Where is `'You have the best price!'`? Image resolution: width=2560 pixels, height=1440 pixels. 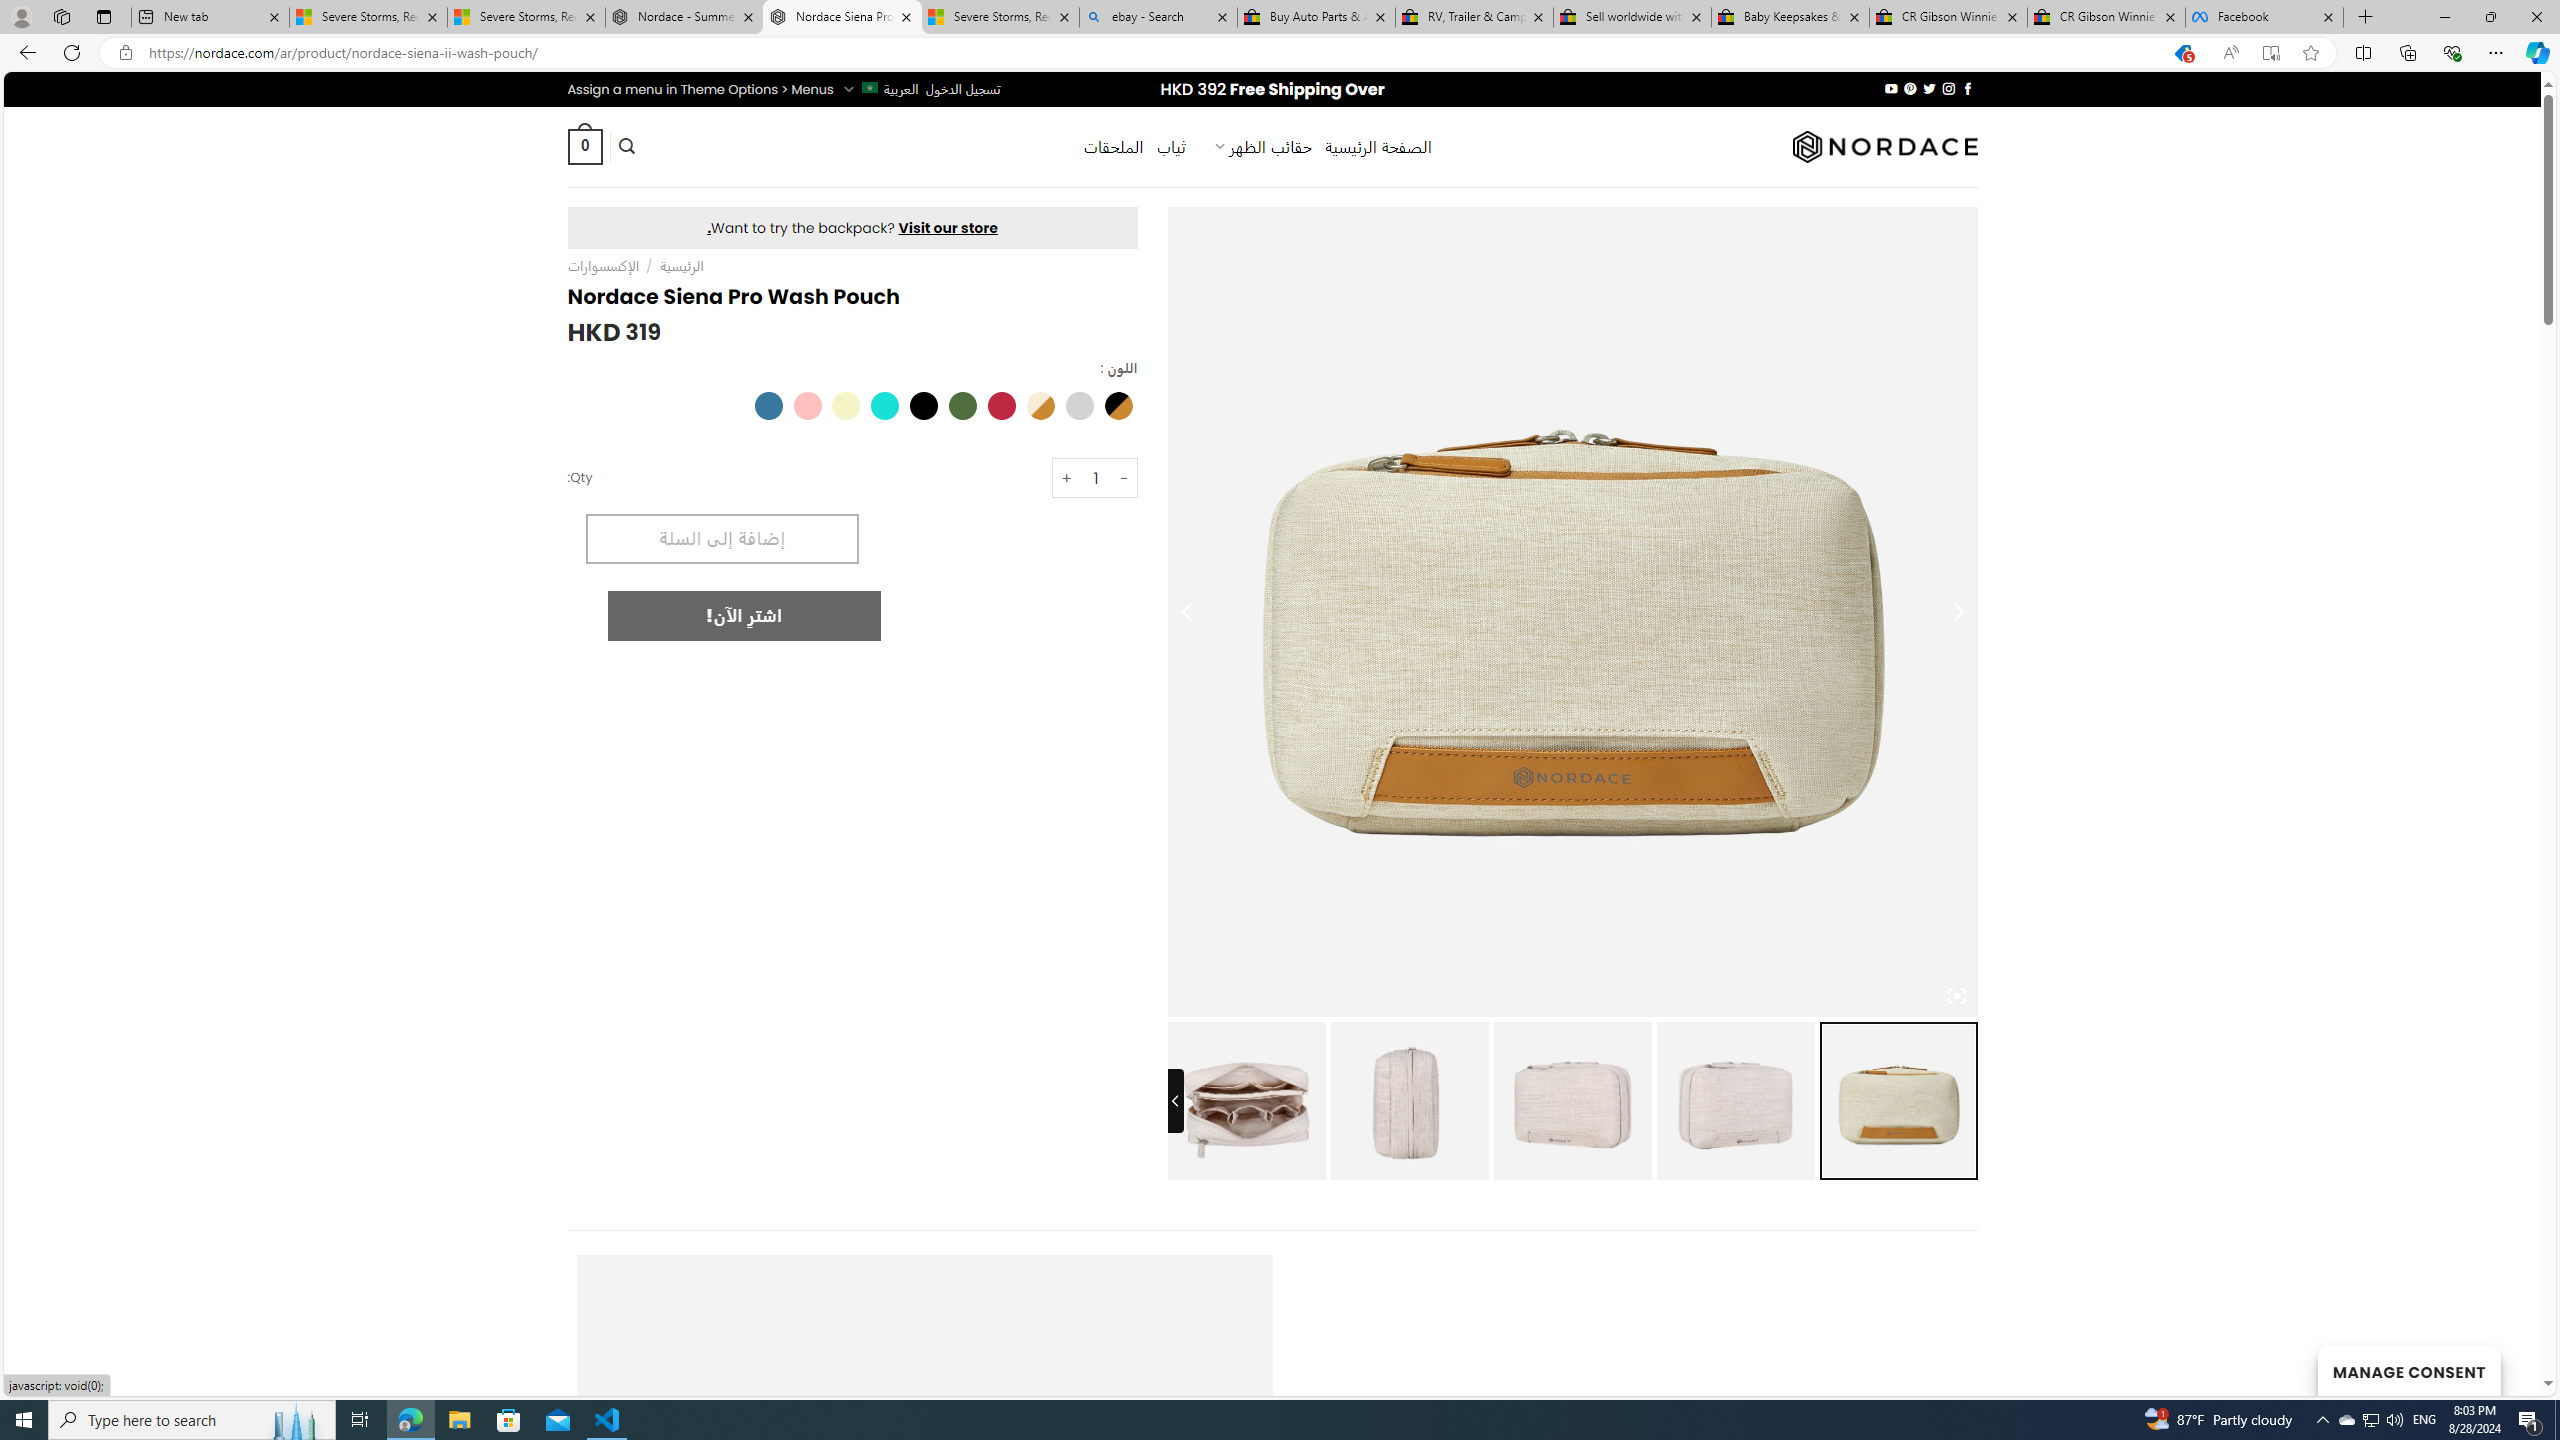 'You have the best price!' is located at coordinates (2182, 53).